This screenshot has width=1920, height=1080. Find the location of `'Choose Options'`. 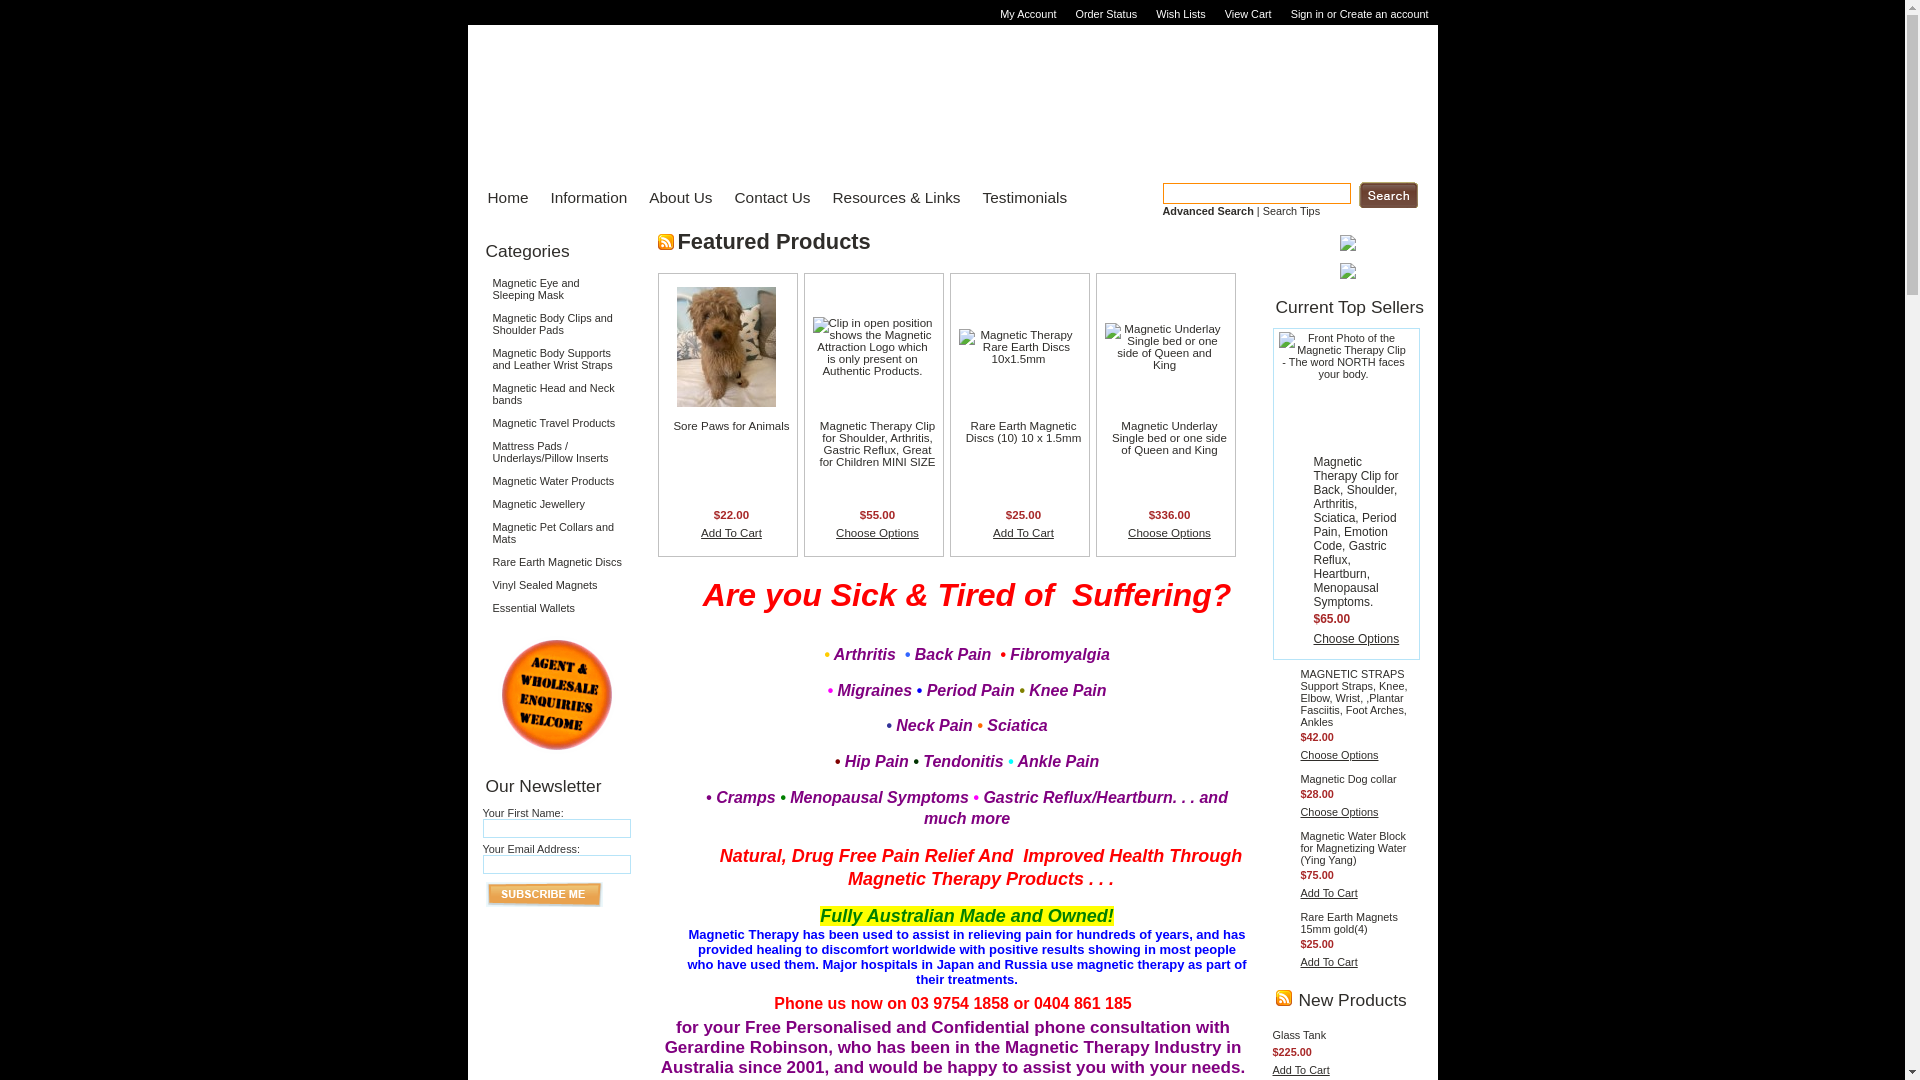

'Choose Options' is located at coordinates (1339, 755).